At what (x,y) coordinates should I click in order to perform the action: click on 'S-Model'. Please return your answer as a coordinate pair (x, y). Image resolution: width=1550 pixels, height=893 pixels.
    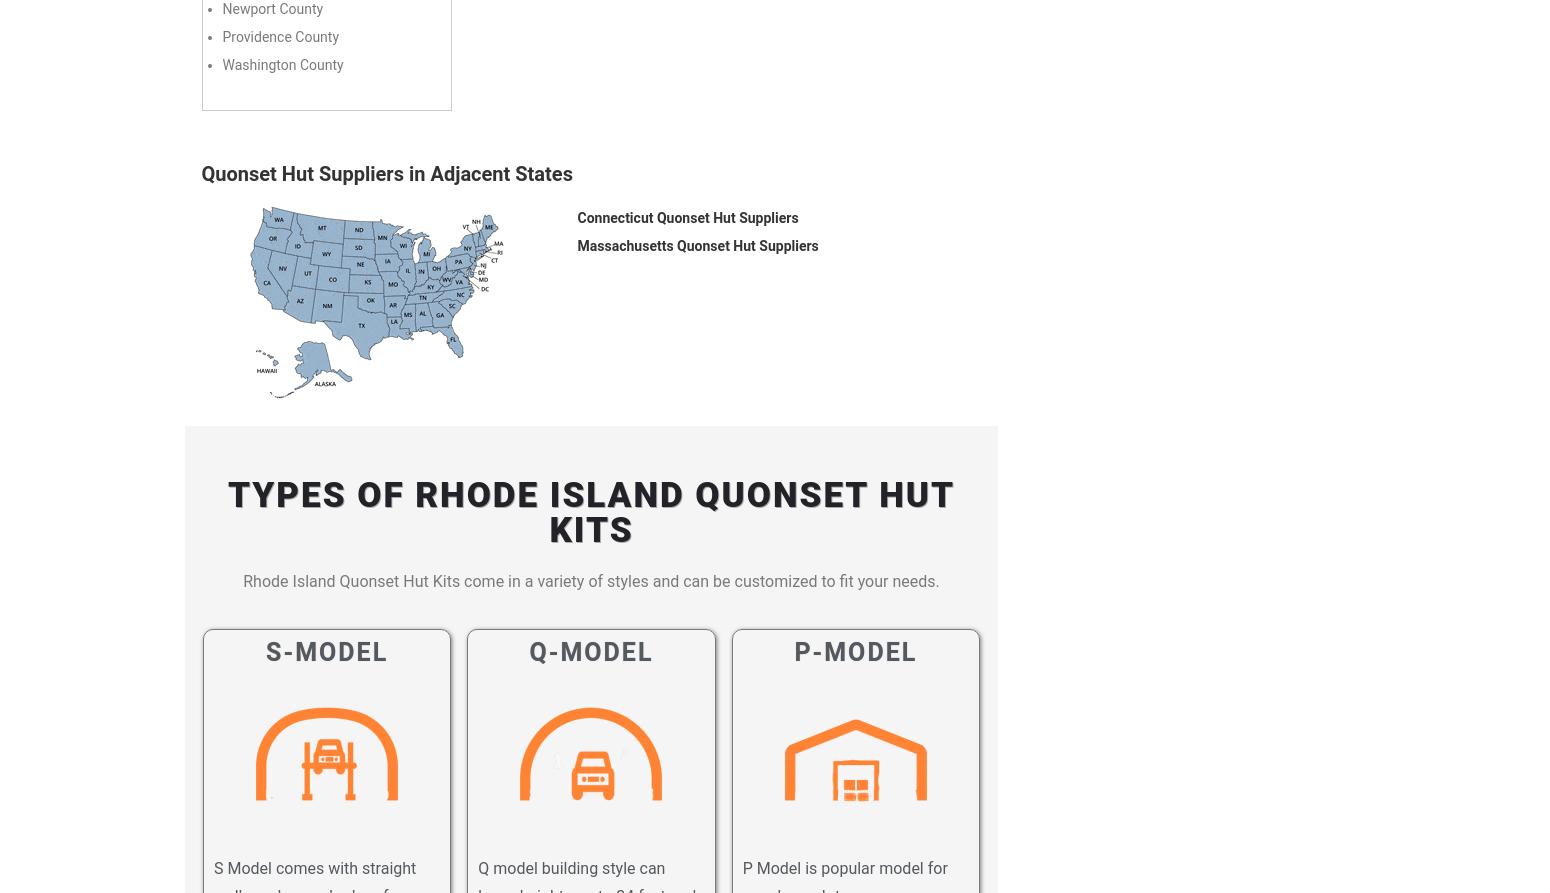
    Looking at the image, I should click on (326, 651).